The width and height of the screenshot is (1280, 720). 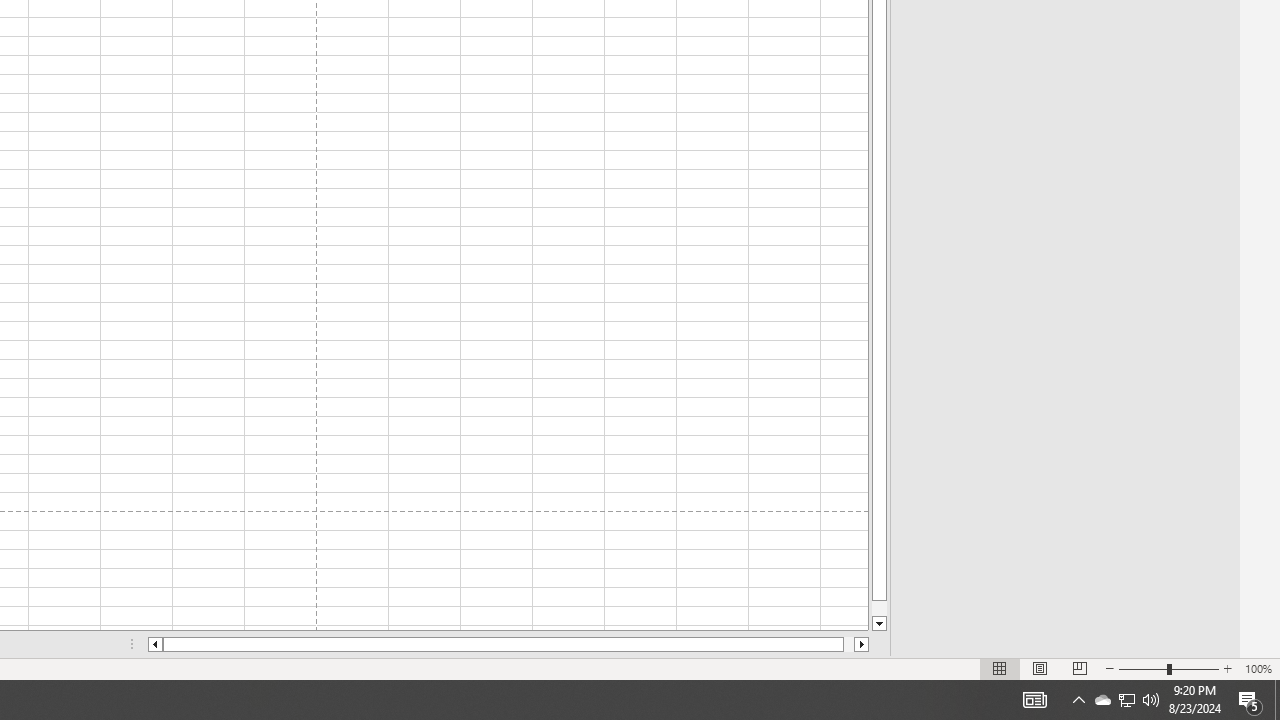 What do you see at coordinates (1250, 698) in the screenshot?
I see `'Action Center, 5 new notifications'` at bounding box center [1250, 698].